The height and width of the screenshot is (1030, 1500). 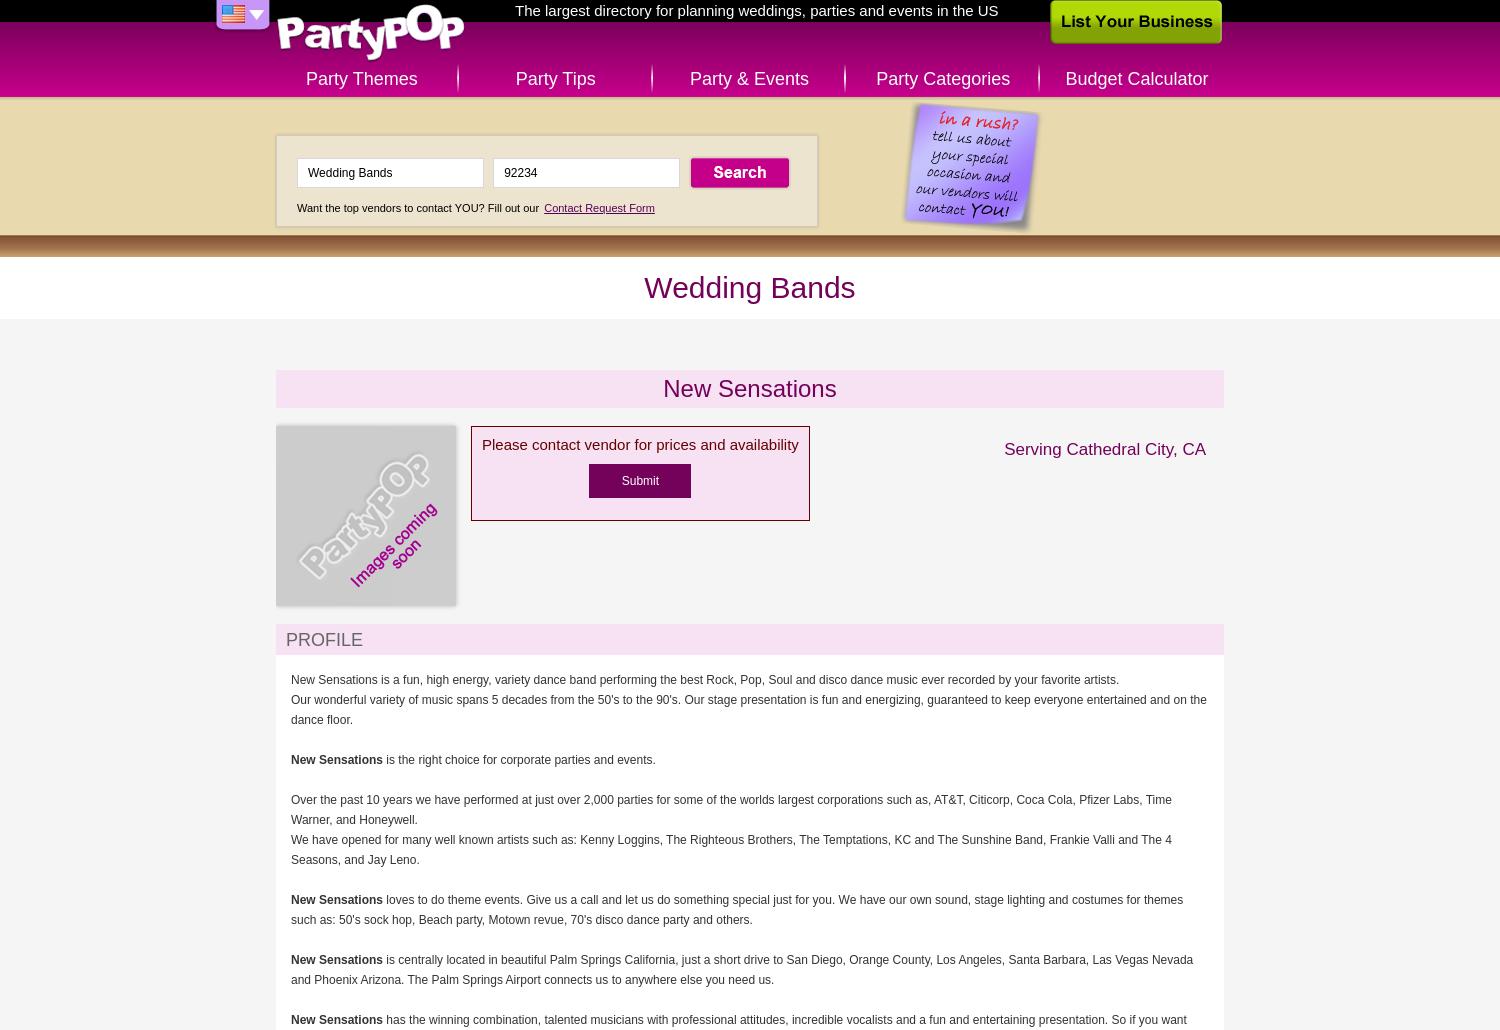 What do you see at coordinates (597, 207) in the screenshot?
I see `'Contact Request Form'` at bounding box center [597, 207].